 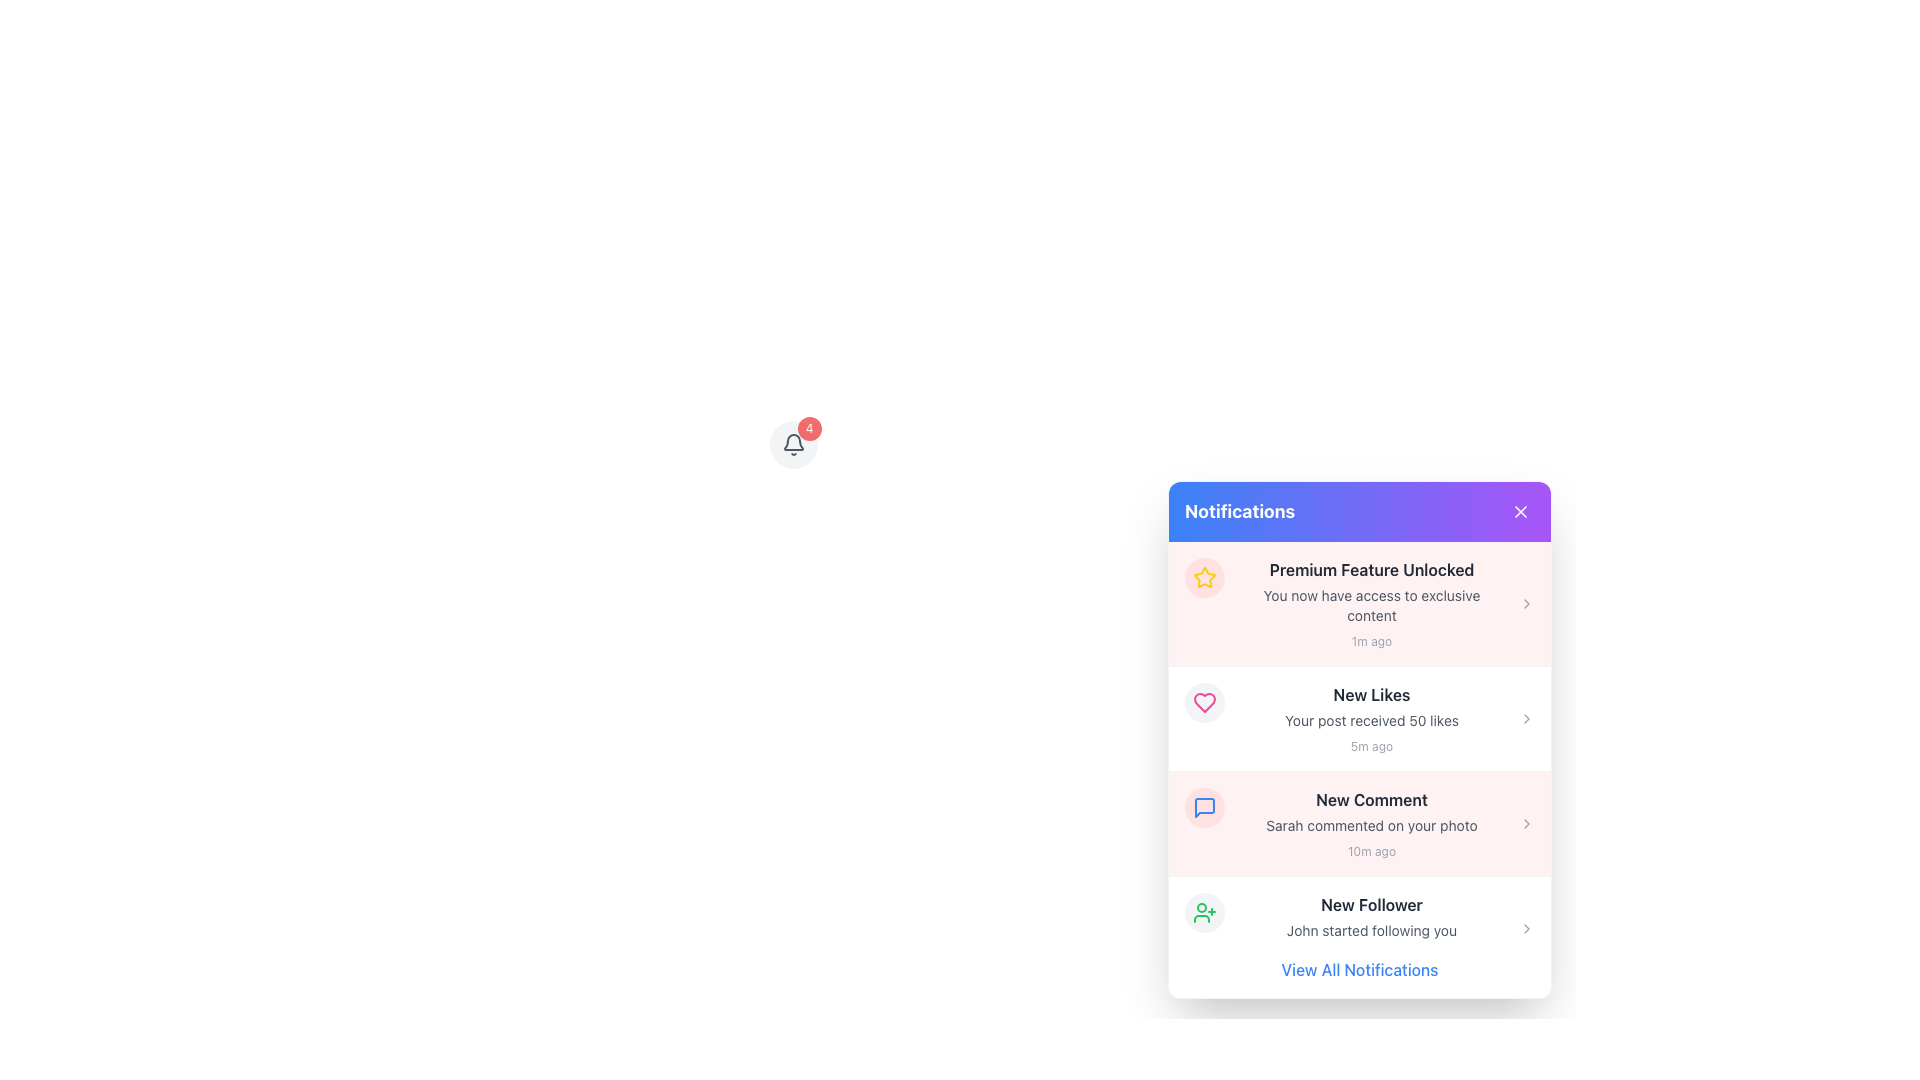 What do you see at coordinates (1359, 929) in the screenshot?
I see `the fourth notification in the list that informs the user about a new follower` at bounding box center [1359, 929].